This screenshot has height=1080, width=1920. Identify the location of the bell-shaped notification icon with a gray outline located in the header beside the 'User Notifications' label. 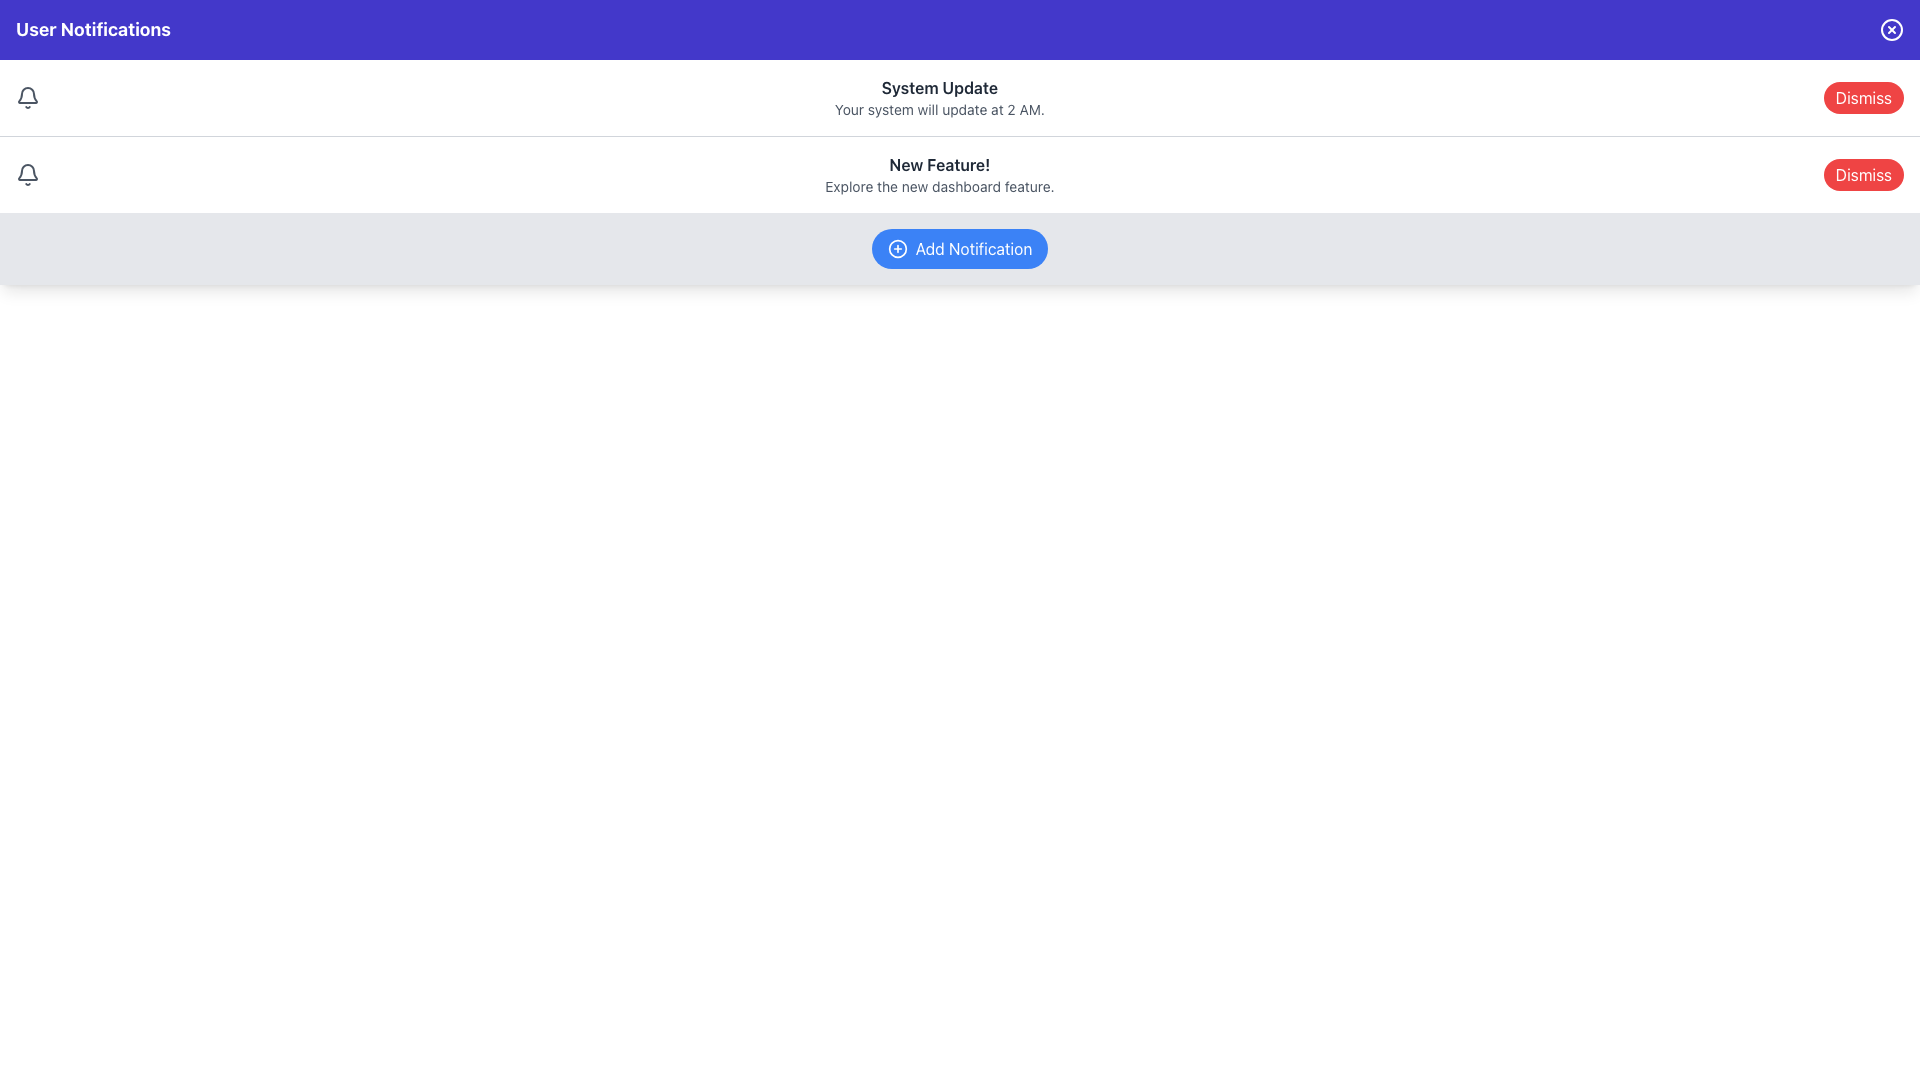
(28, 171).